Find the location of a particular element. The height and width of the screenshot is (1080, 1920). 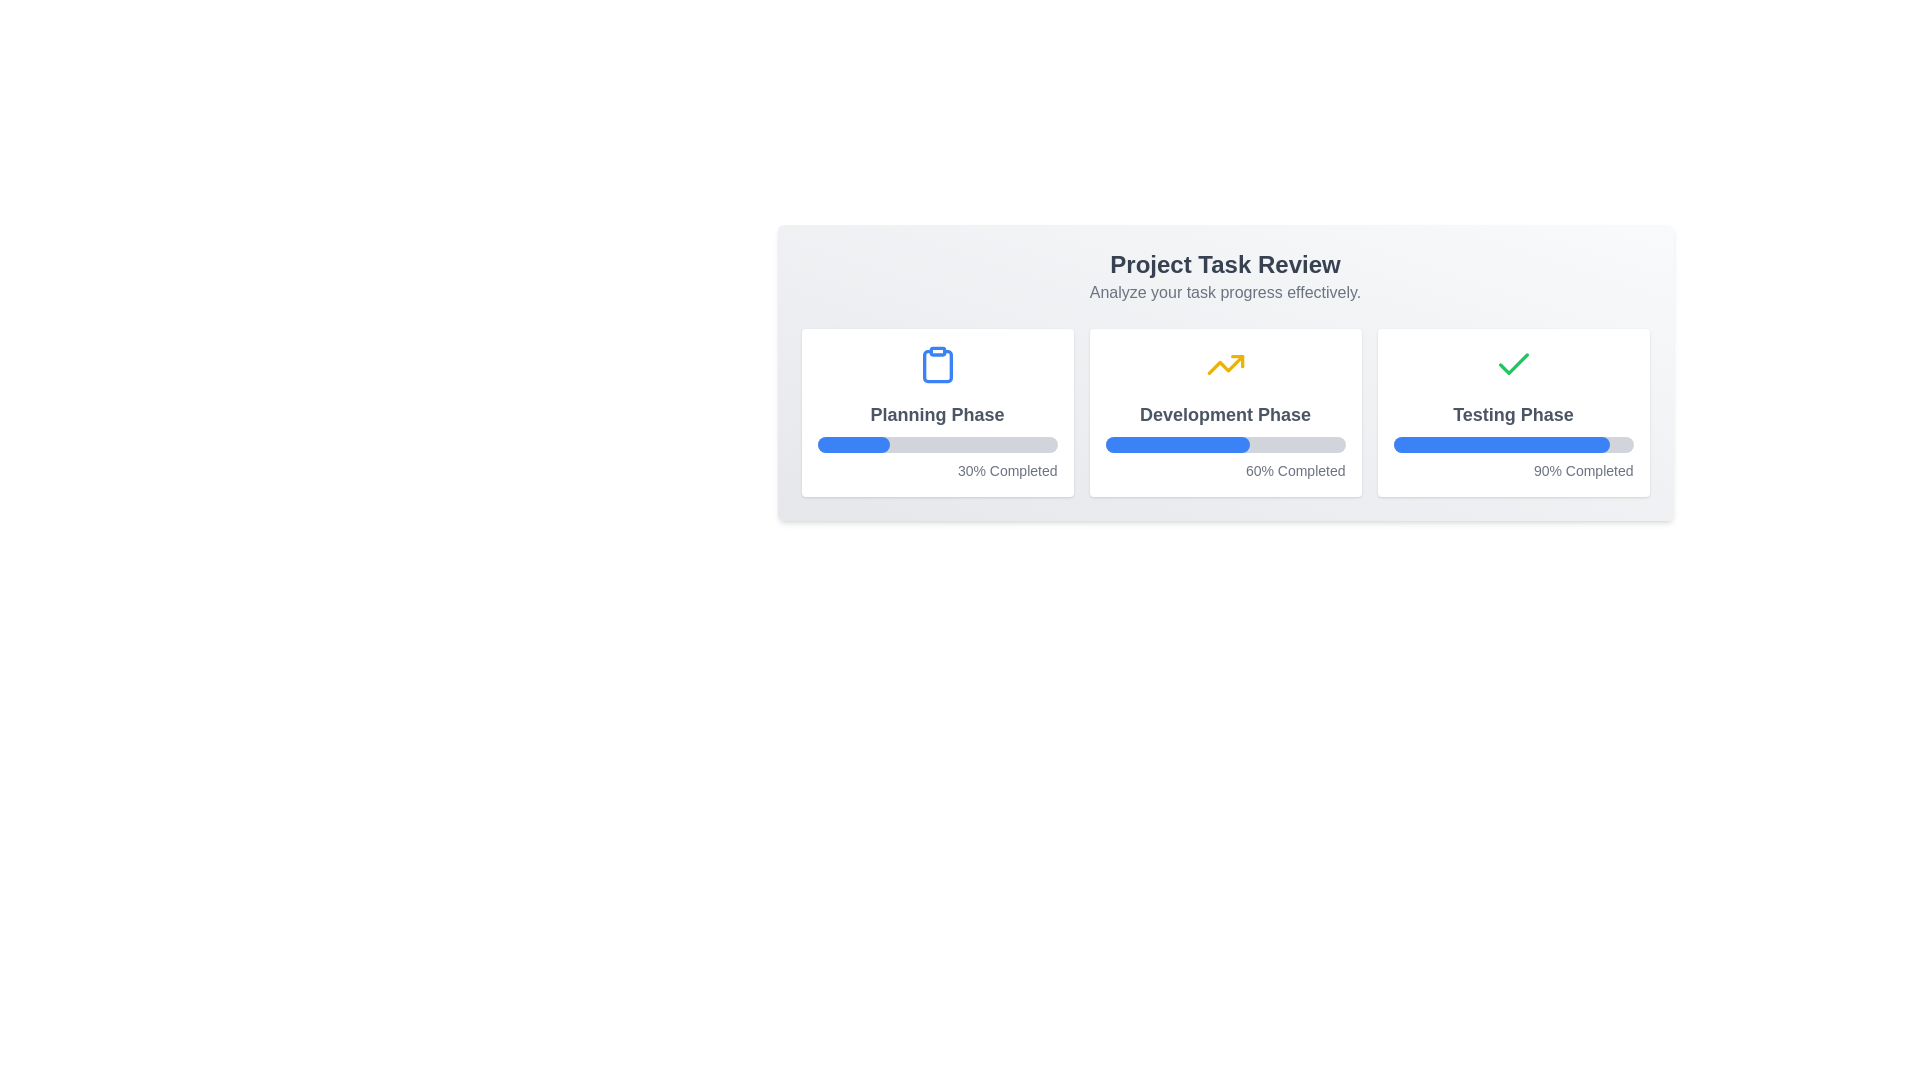

the blue clipboard icon located within the 'Planning Phase' card, which is the first of three cards under the 'Project Task Review' section is located at coordinates (936, 366).